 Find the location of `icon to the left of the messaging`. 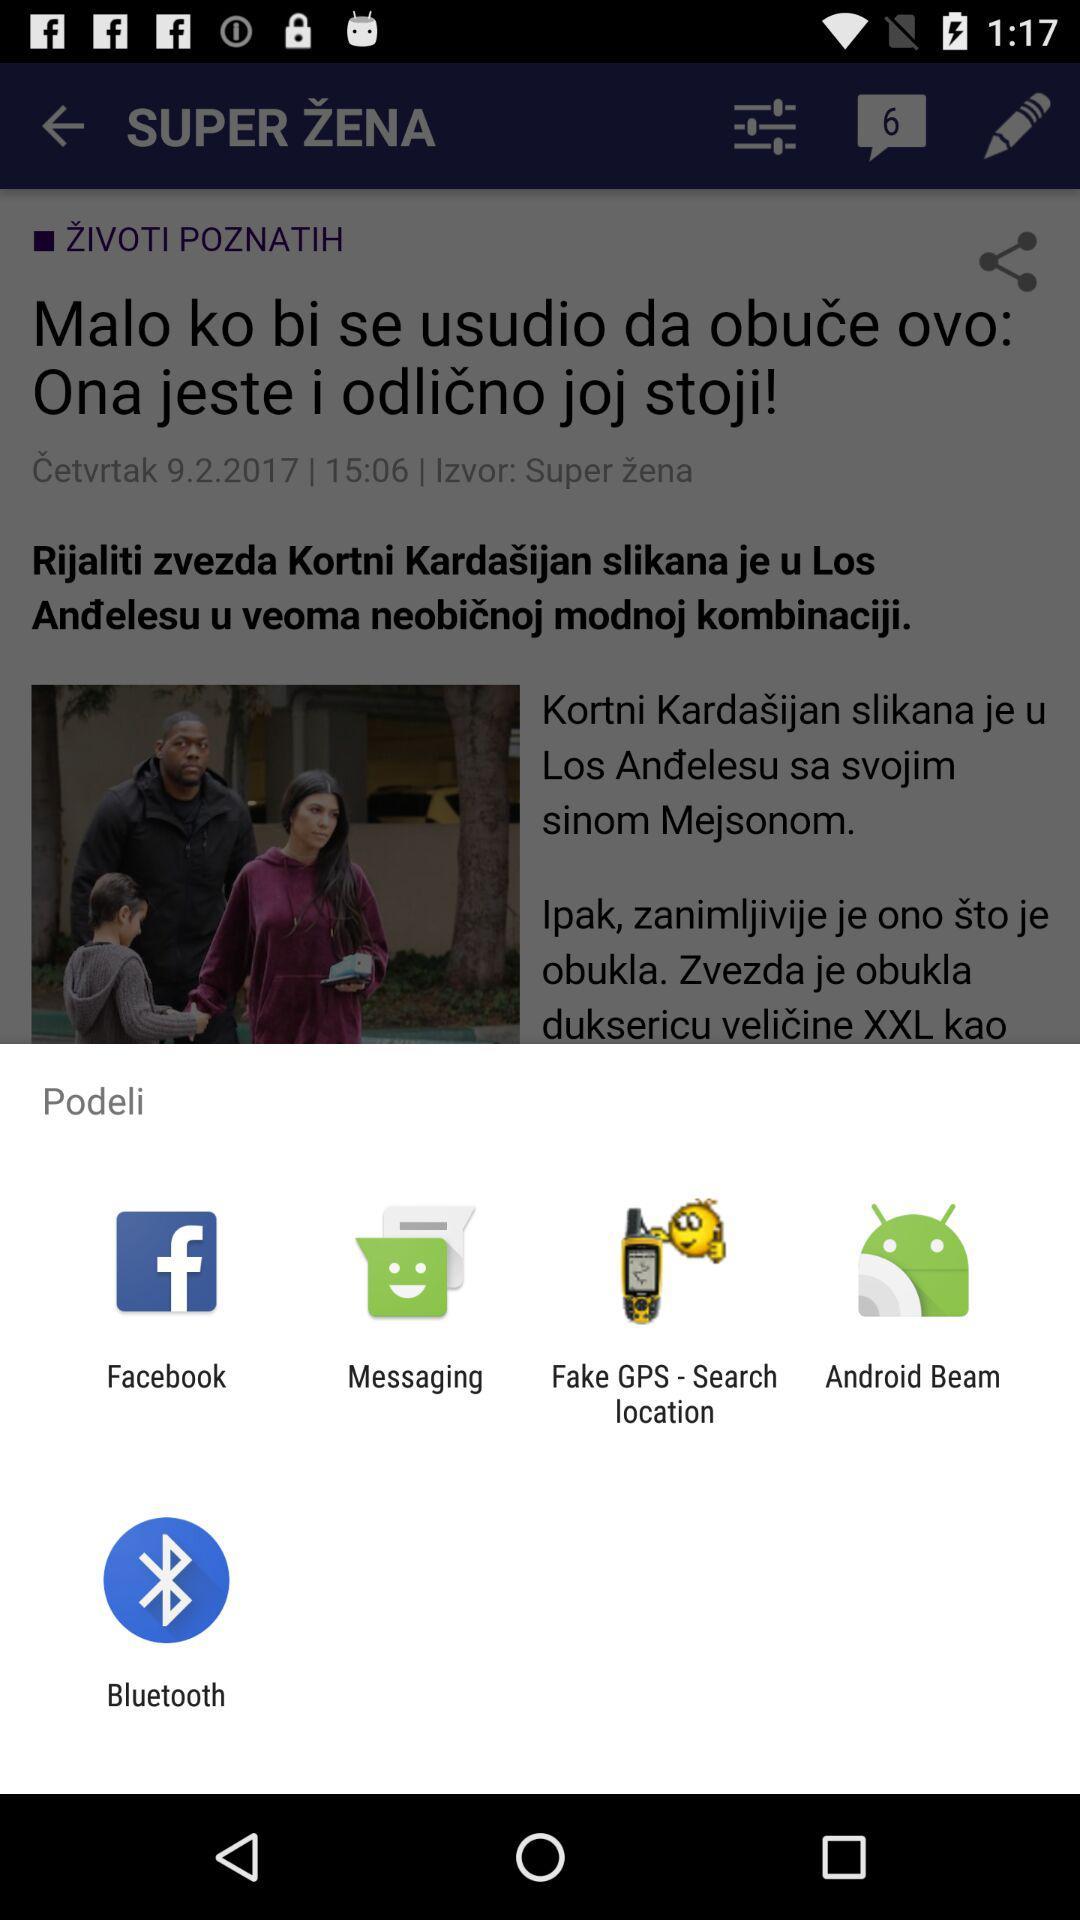

icon to the left of the messaging is located at coordinates (165, 1392).